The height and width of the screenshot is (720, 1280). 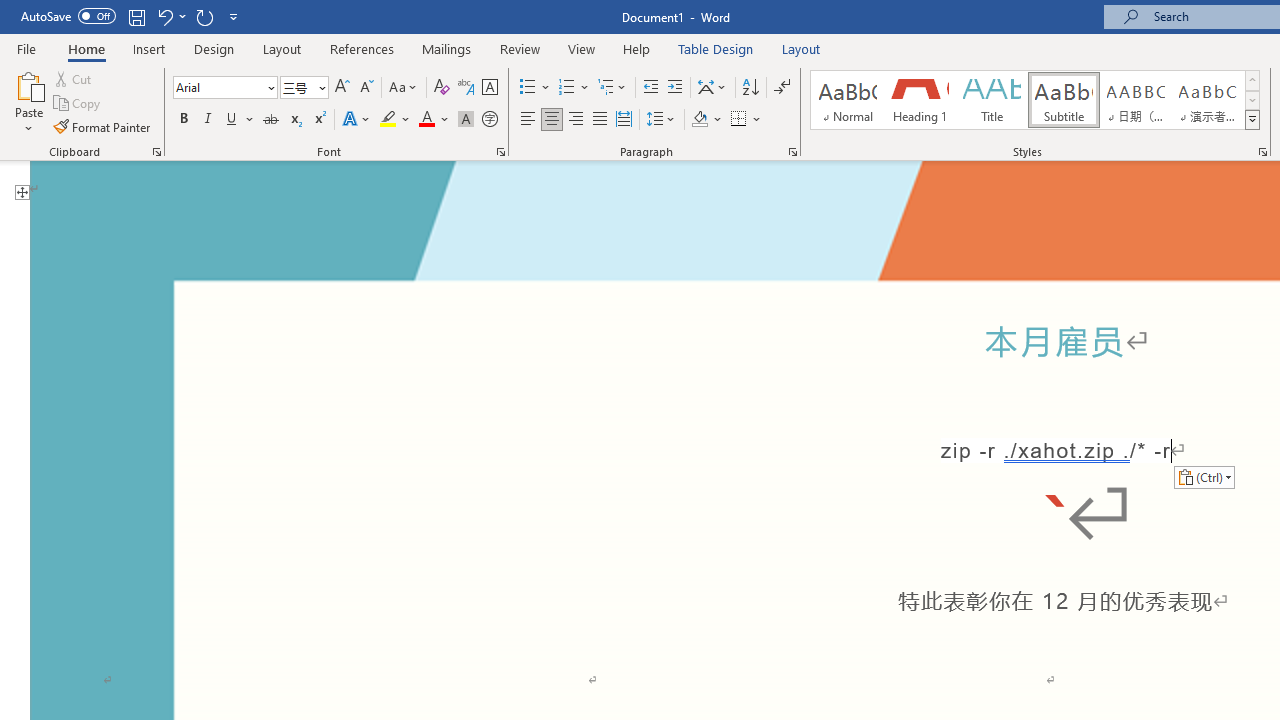 What do you see at coordinates (78, 103) in the screenshot?
I see `'Copy'` at bounding box center [78, 103].